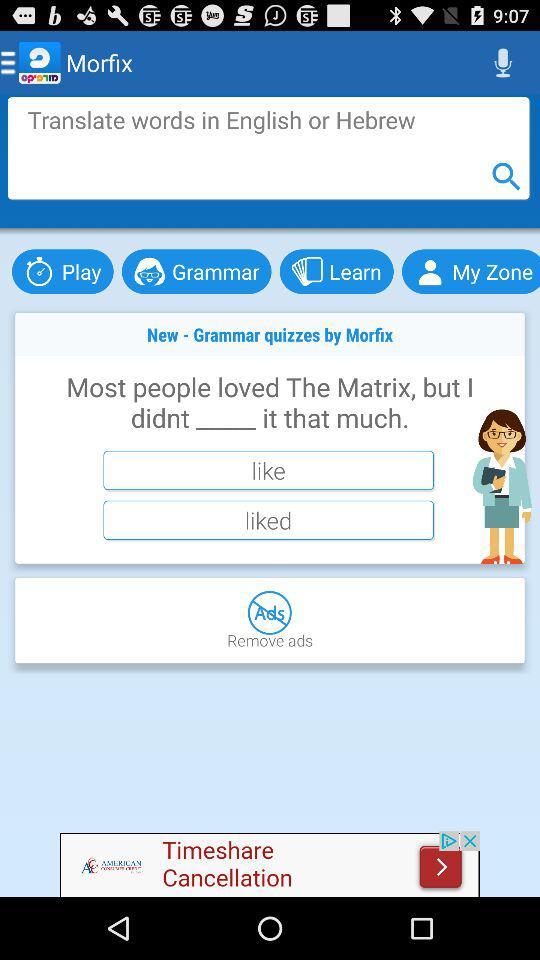 Image resolution: width=540 pixels, height=960 pixels. What do you see at coordinates (268, 147) in the screenshot?
I see `translate words` at bounding box center [268, 147].